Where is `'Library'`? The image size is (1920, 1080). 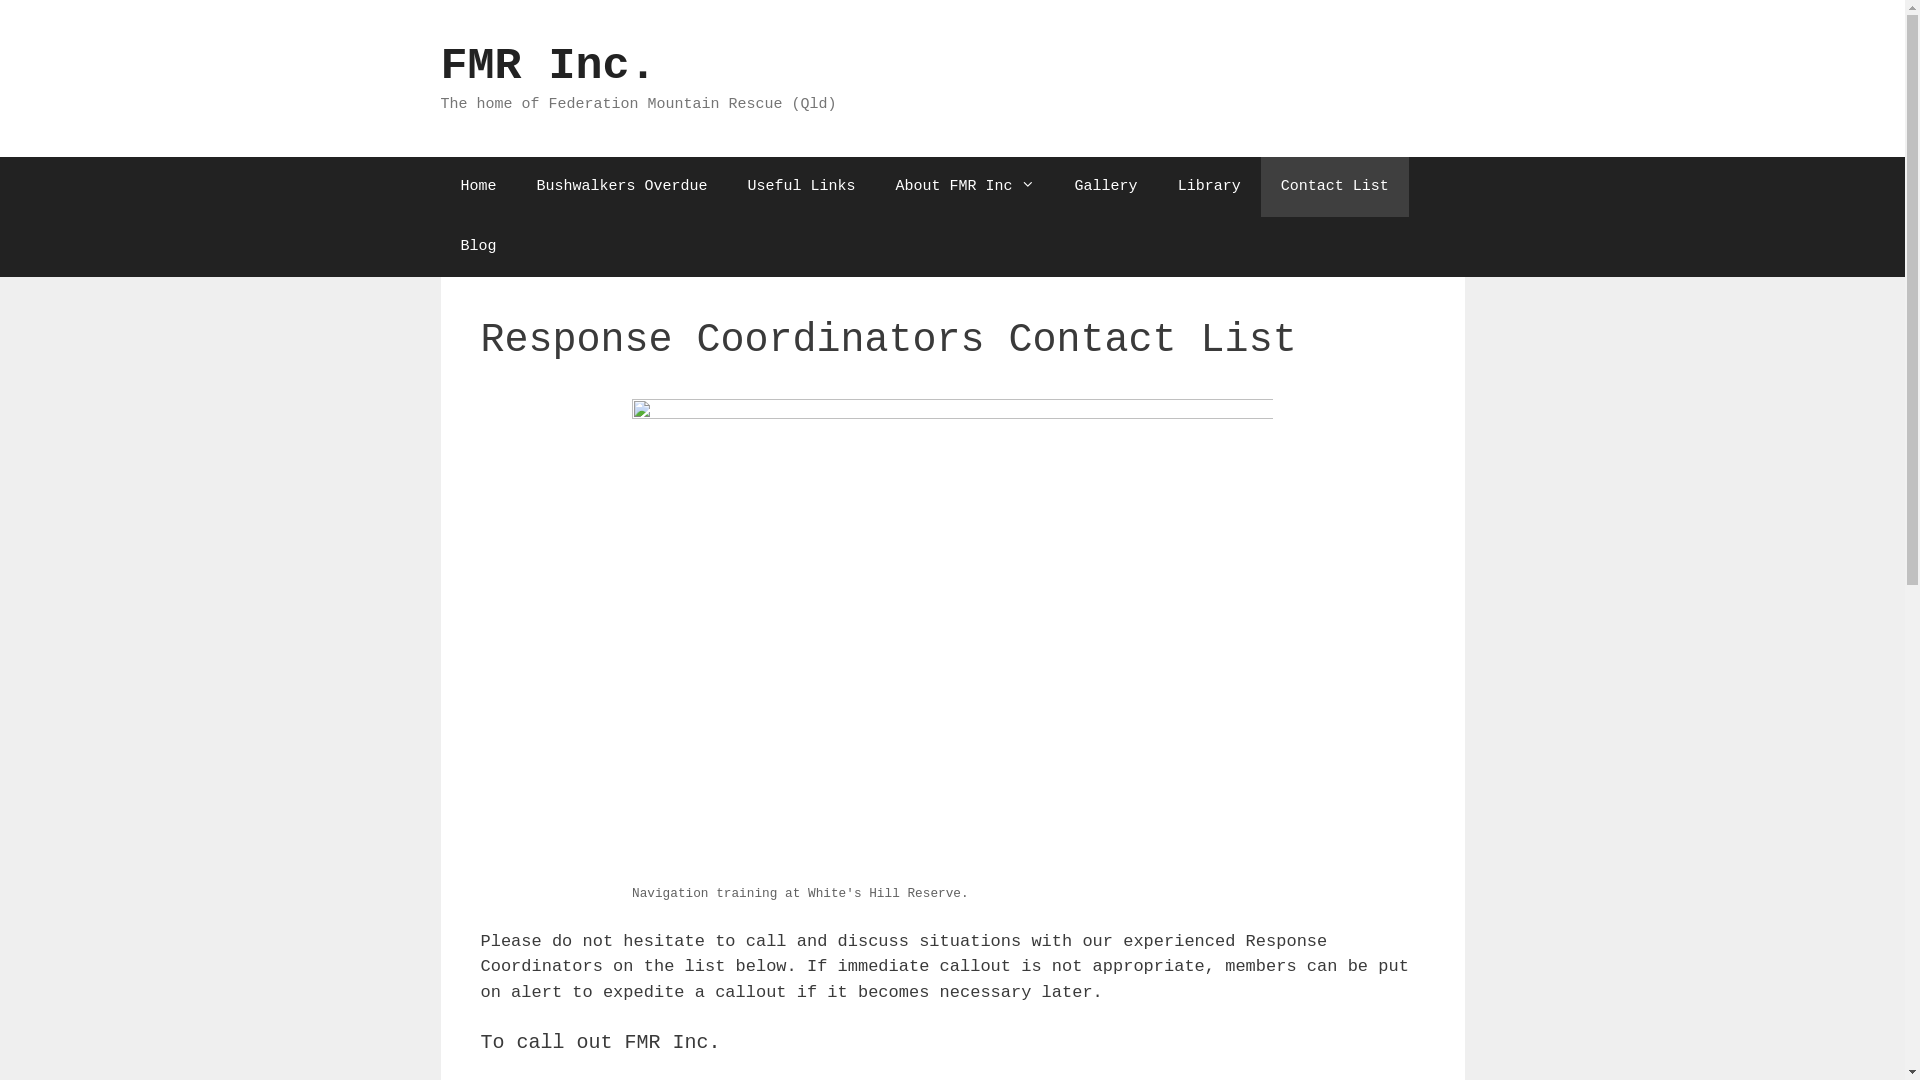 'Library' is located at coordinates (1157, 185).